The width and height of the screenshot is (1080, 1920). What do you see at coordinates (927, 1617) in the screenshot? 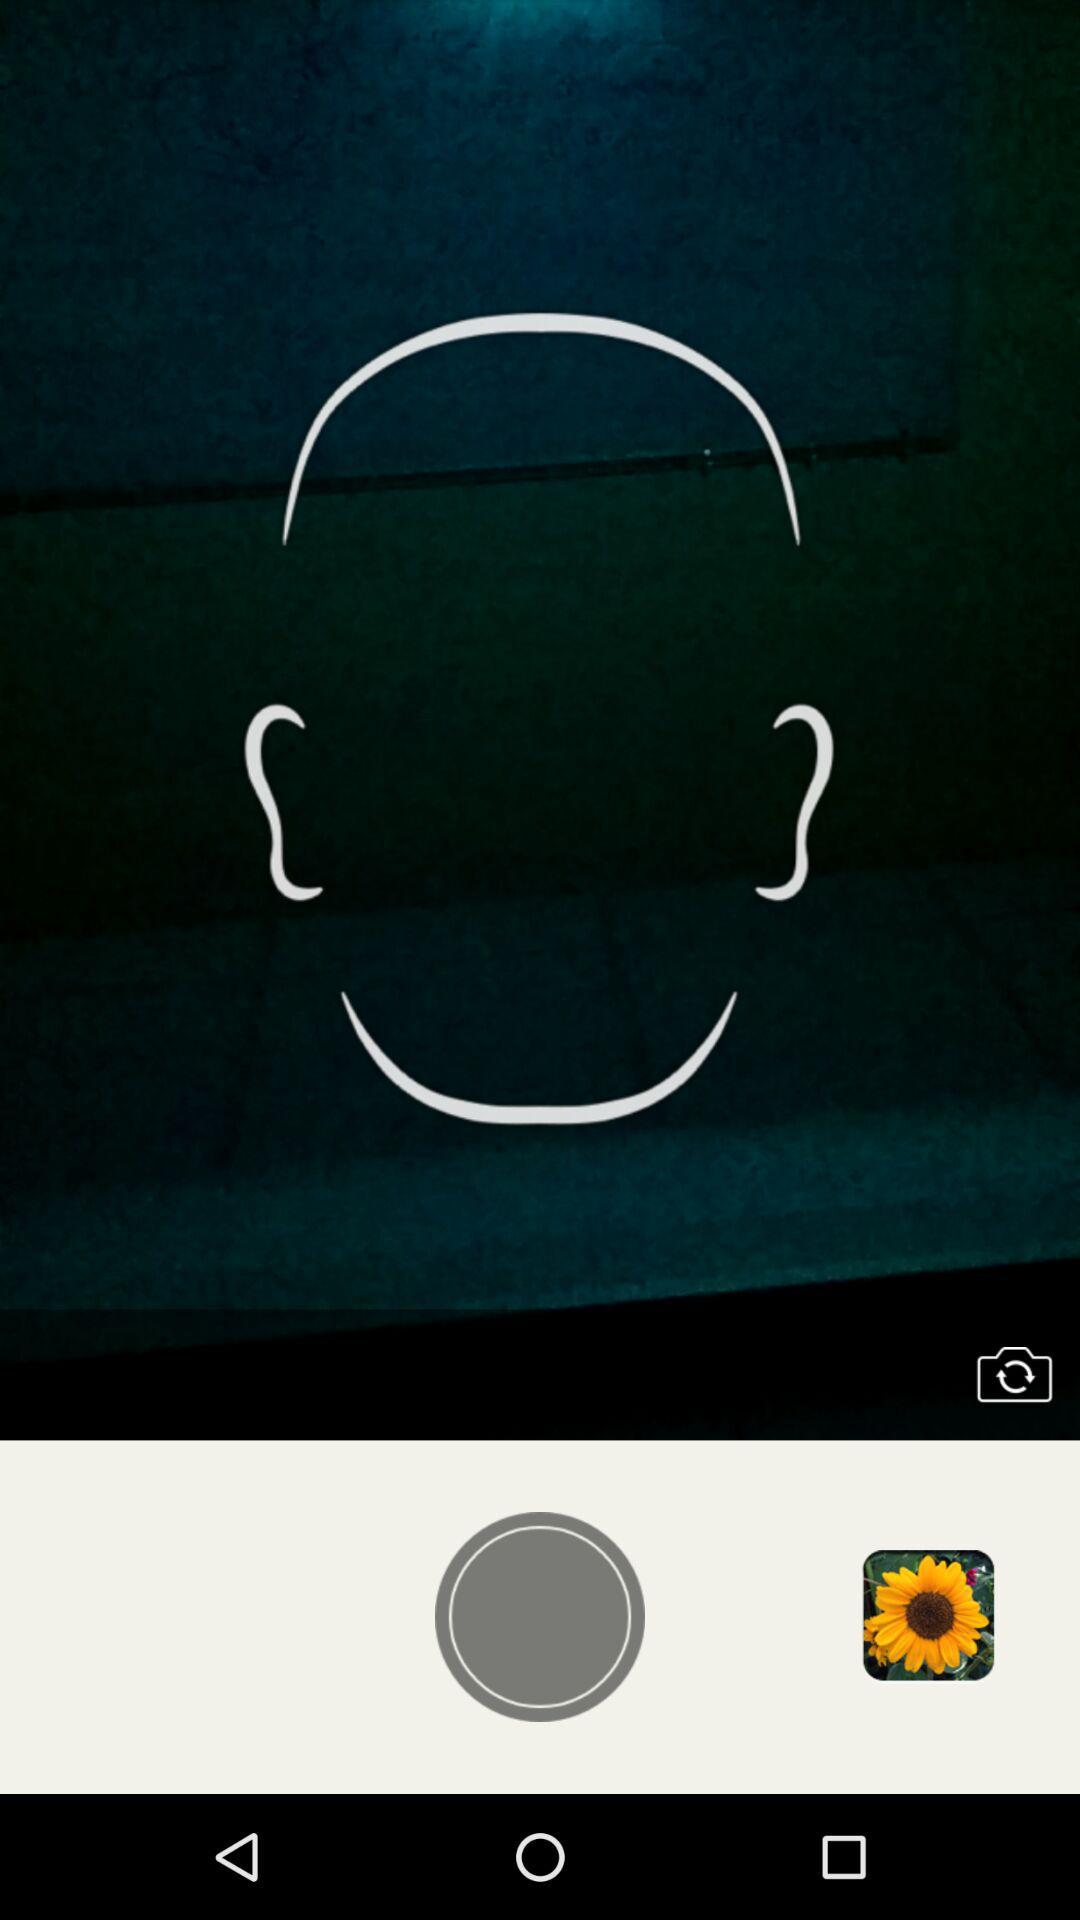
I see `open image gallery` at bounding box center [927, 1617].